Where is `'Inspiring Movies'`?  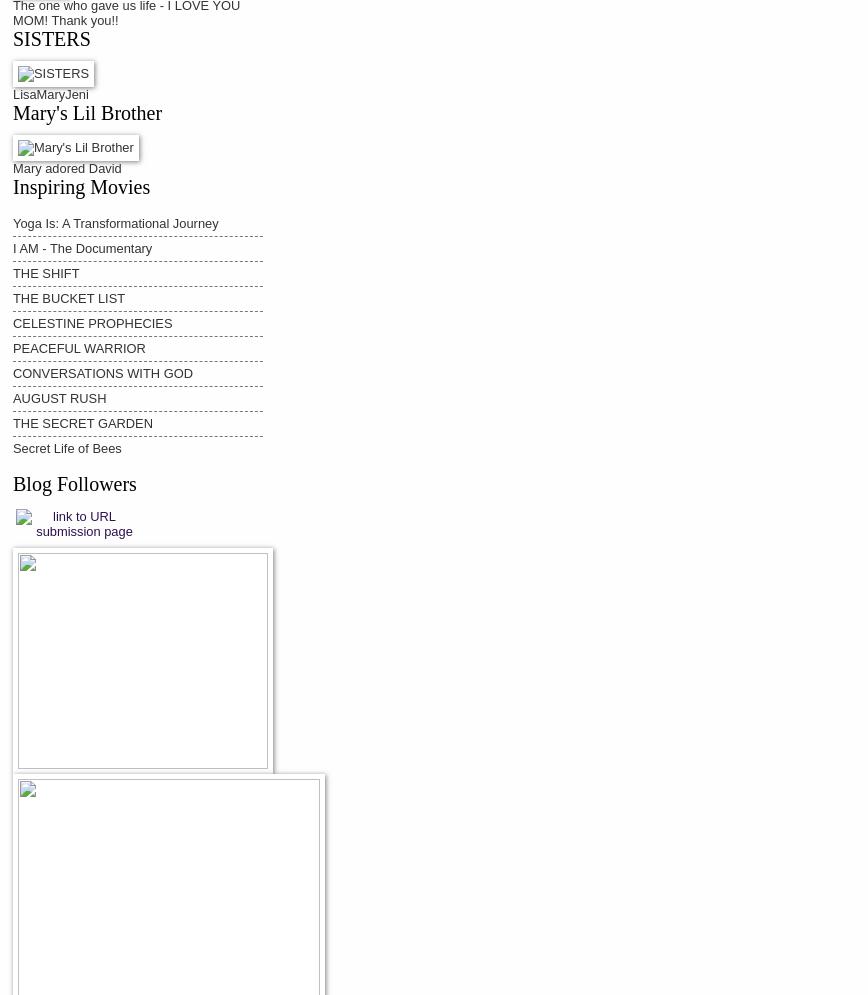 'Inspiring Movies' is located at coordinates (81, 185).